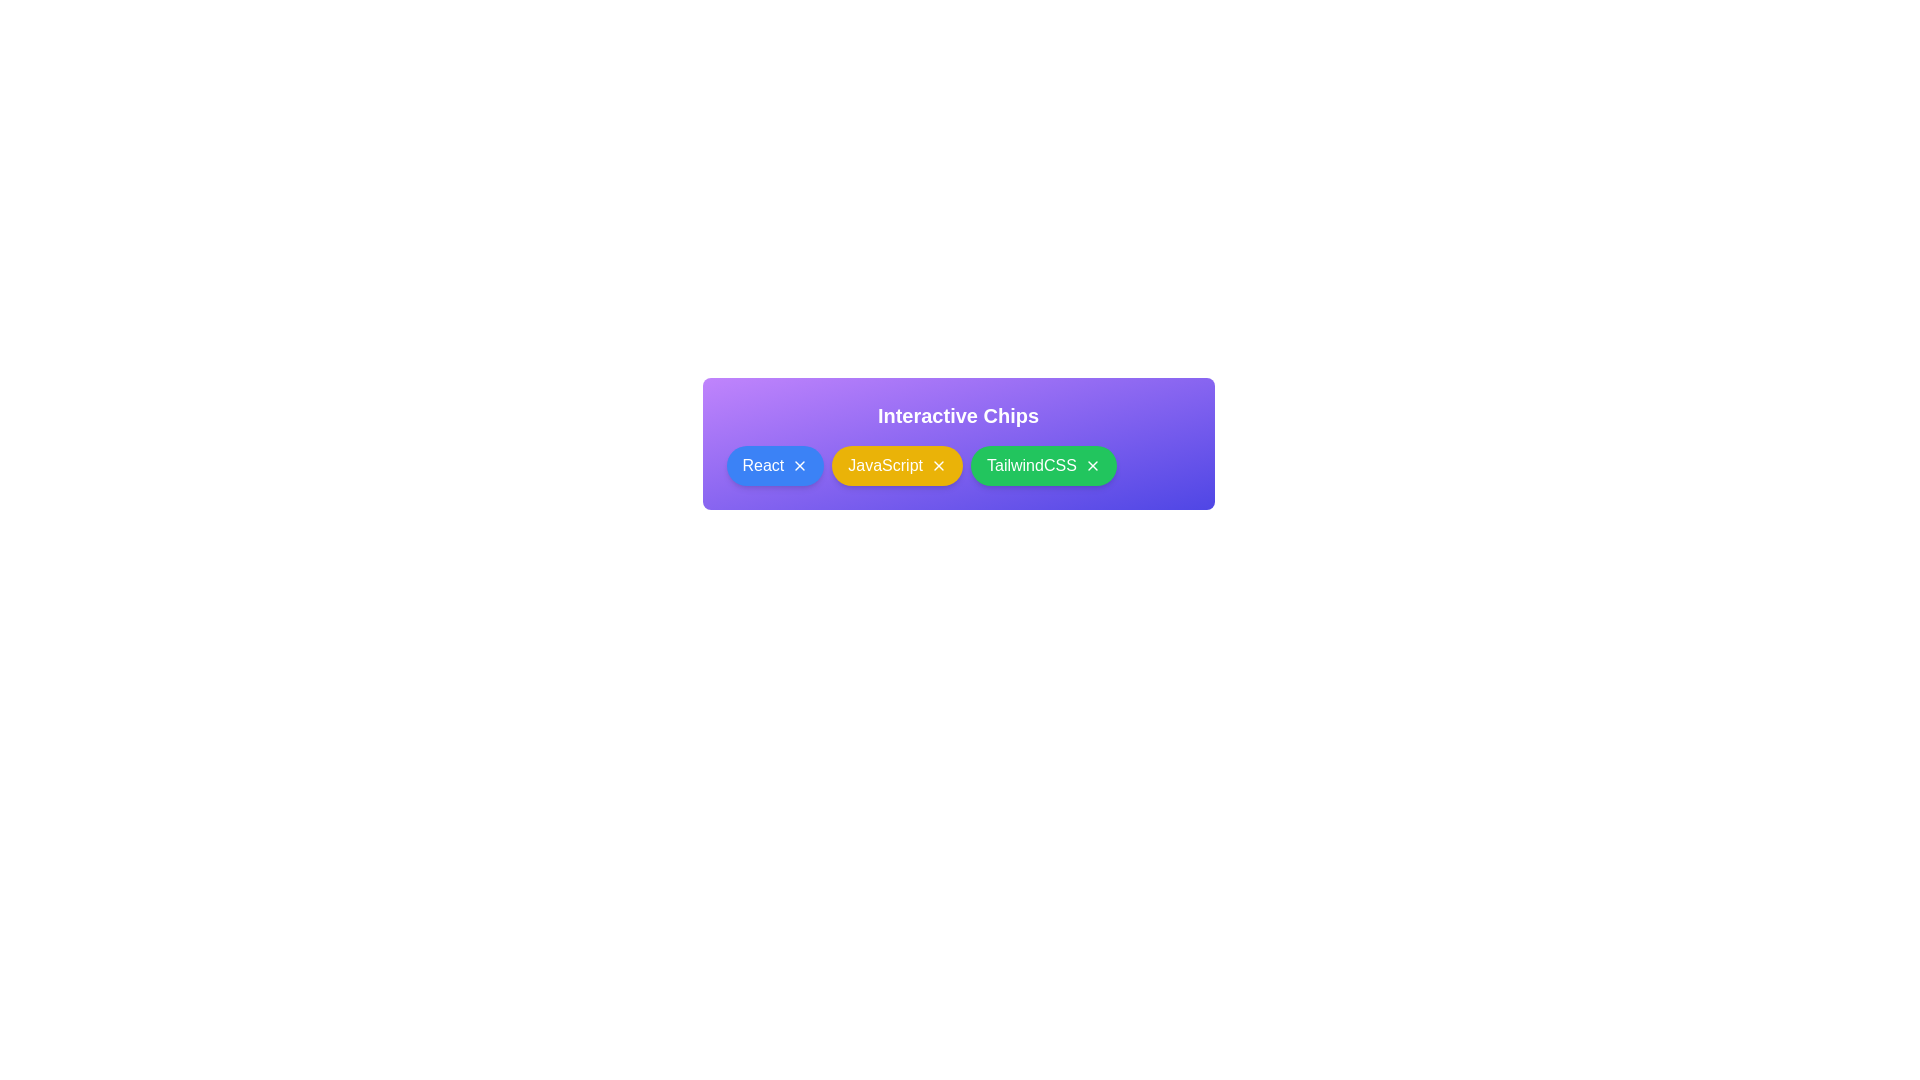 Image resolution: width=1920 pixels, height=1080 pixels. What do you see at coordinates (800, 466) in the screenshot?
I see `close button on the chip labeled React` at bounding box center [800, 466].